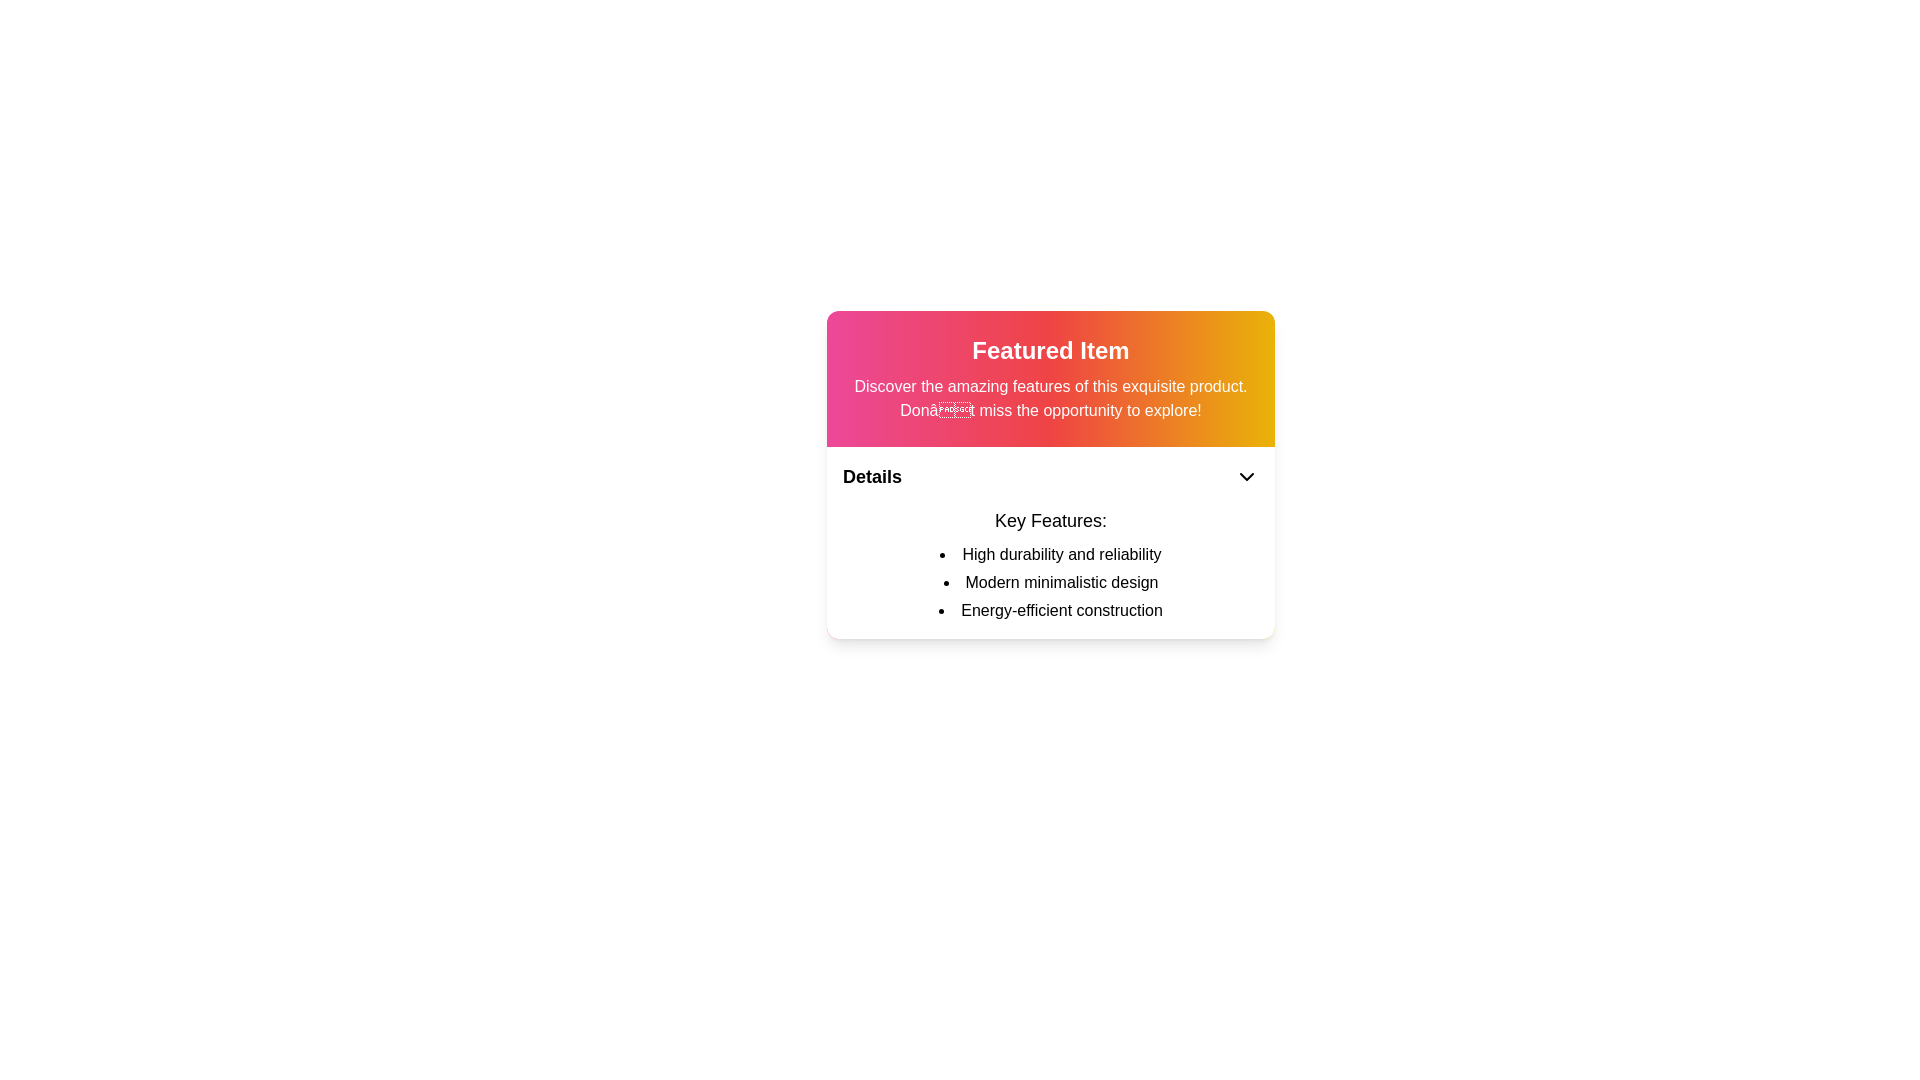  What do you see at coordinates (872, 477) in the screenshot?
I see `the 'Details' text label, which is displayed in bold black font within a card-like dropdown component` at bounding box center [872, 477].